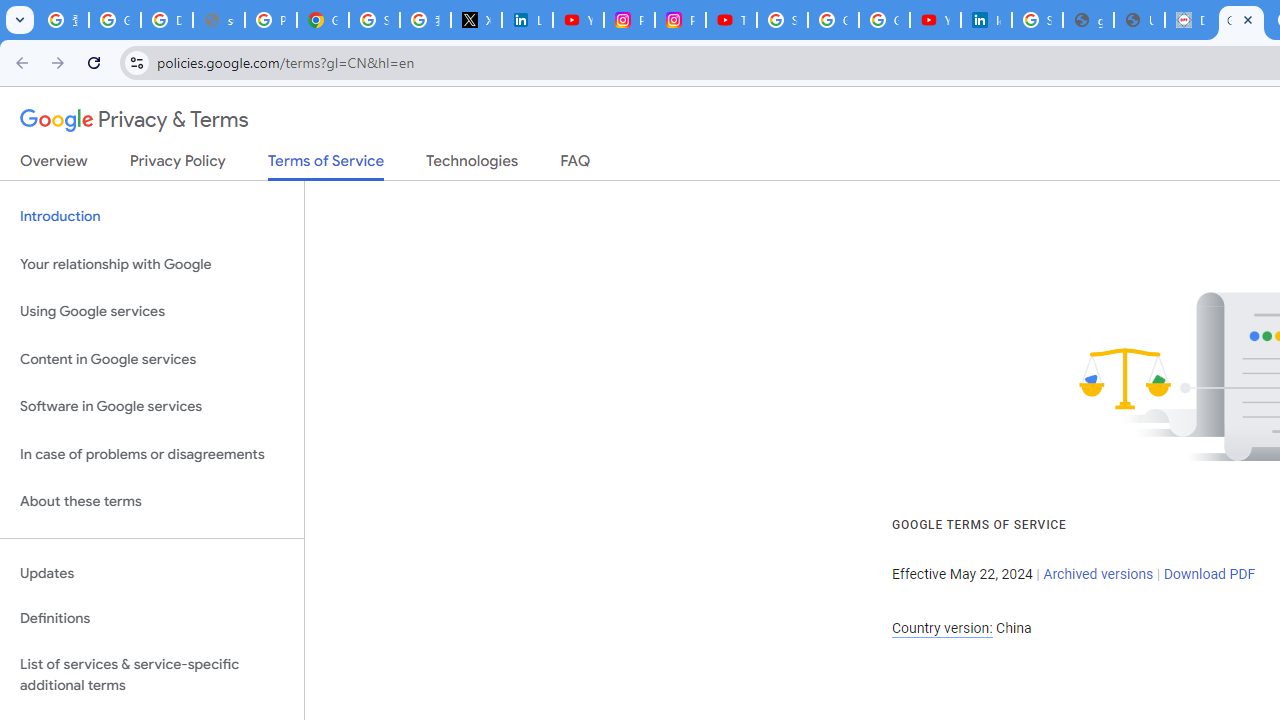 This screenshot has width=1280, height=720. I want to click on 'Your relationship with Google', so click(151, 263).